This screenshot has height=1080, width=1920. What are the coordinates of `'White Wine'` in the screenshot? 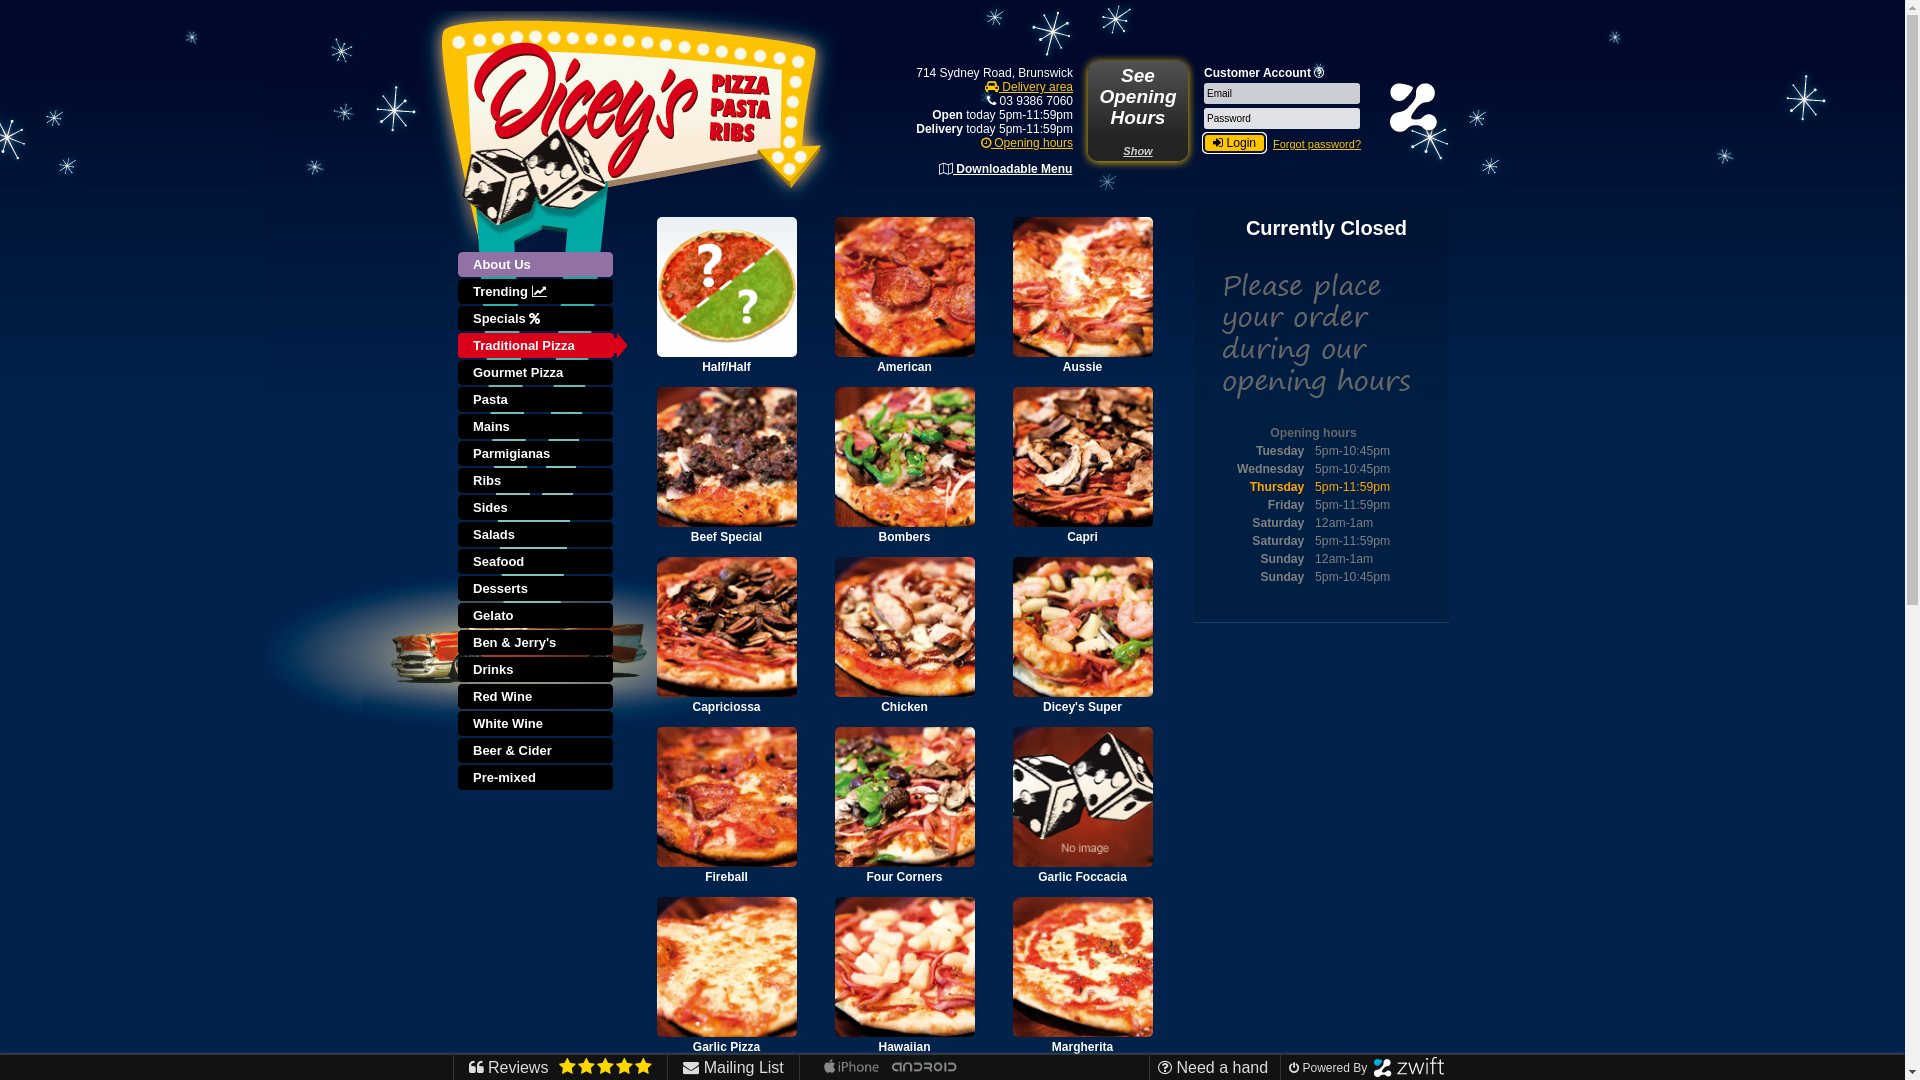 It's located at (537, 724).